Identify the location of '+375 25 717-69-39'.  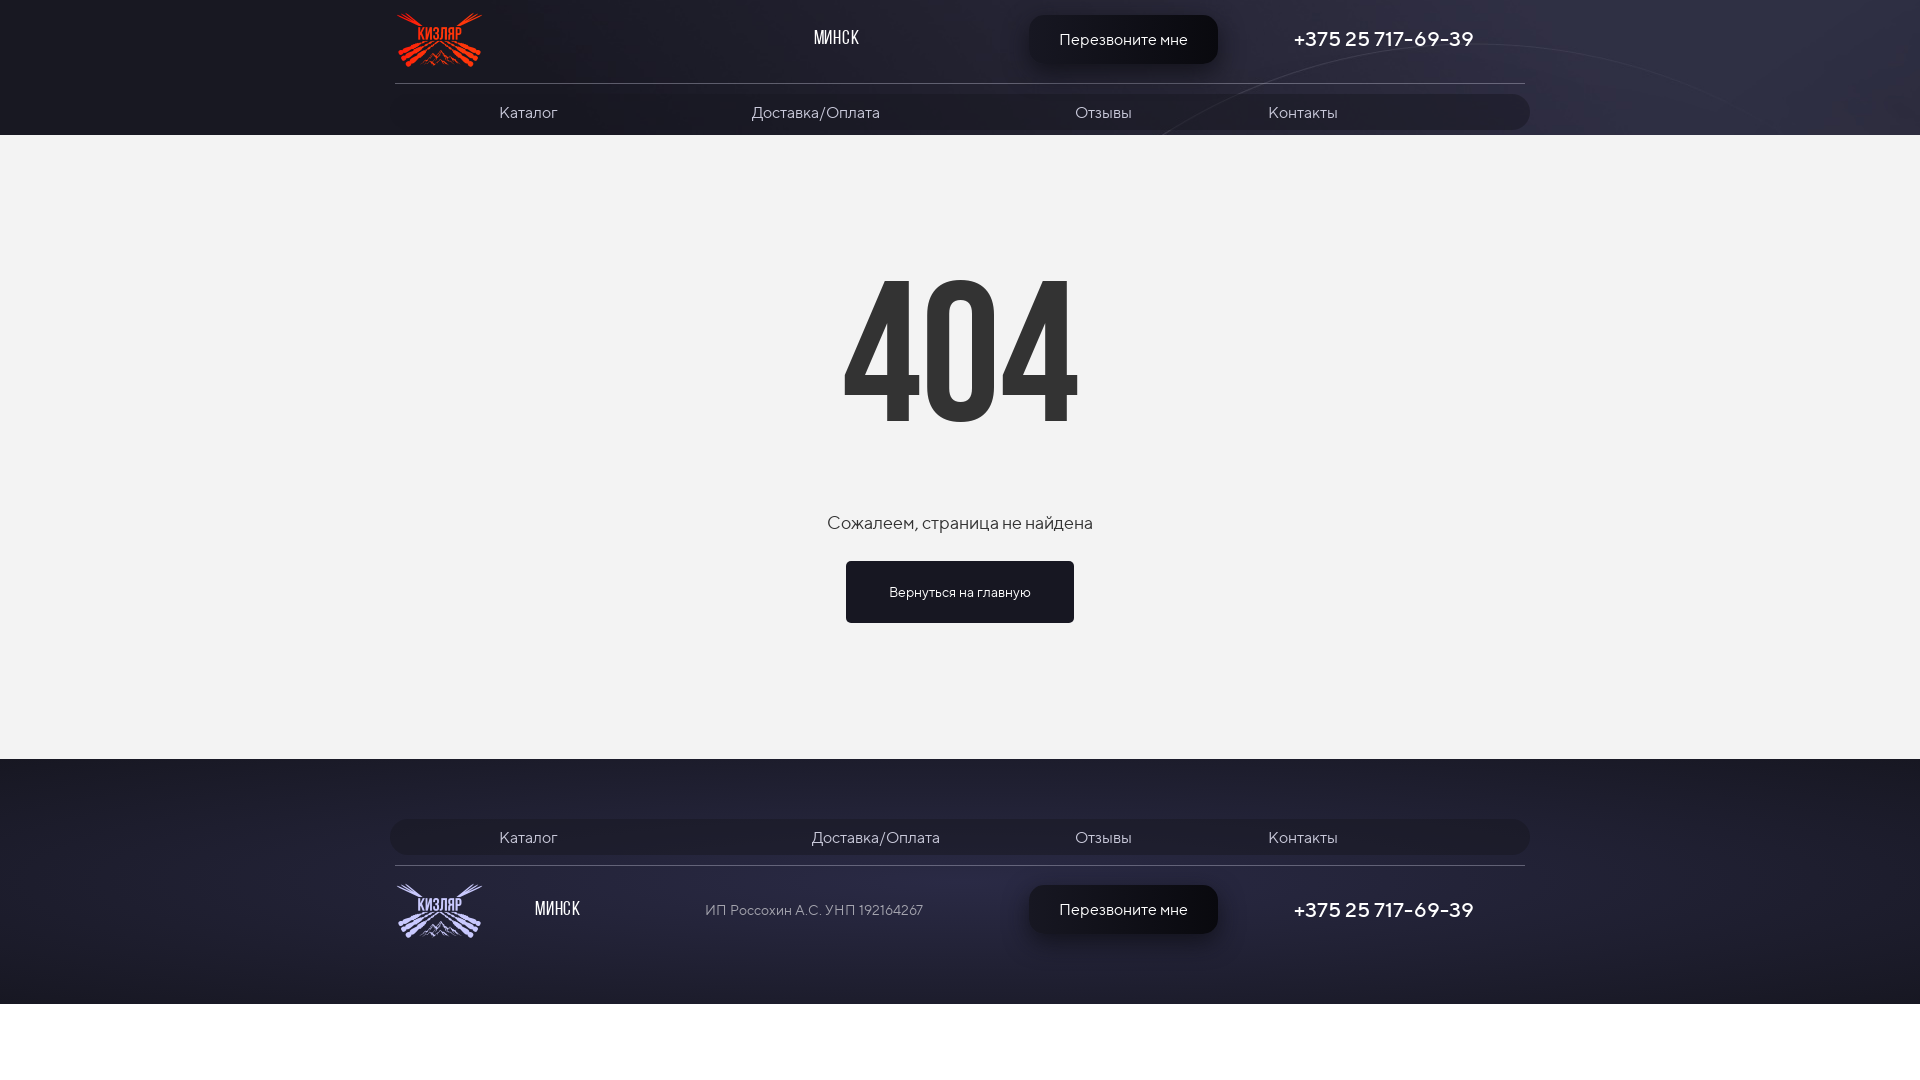
(1289, 38).